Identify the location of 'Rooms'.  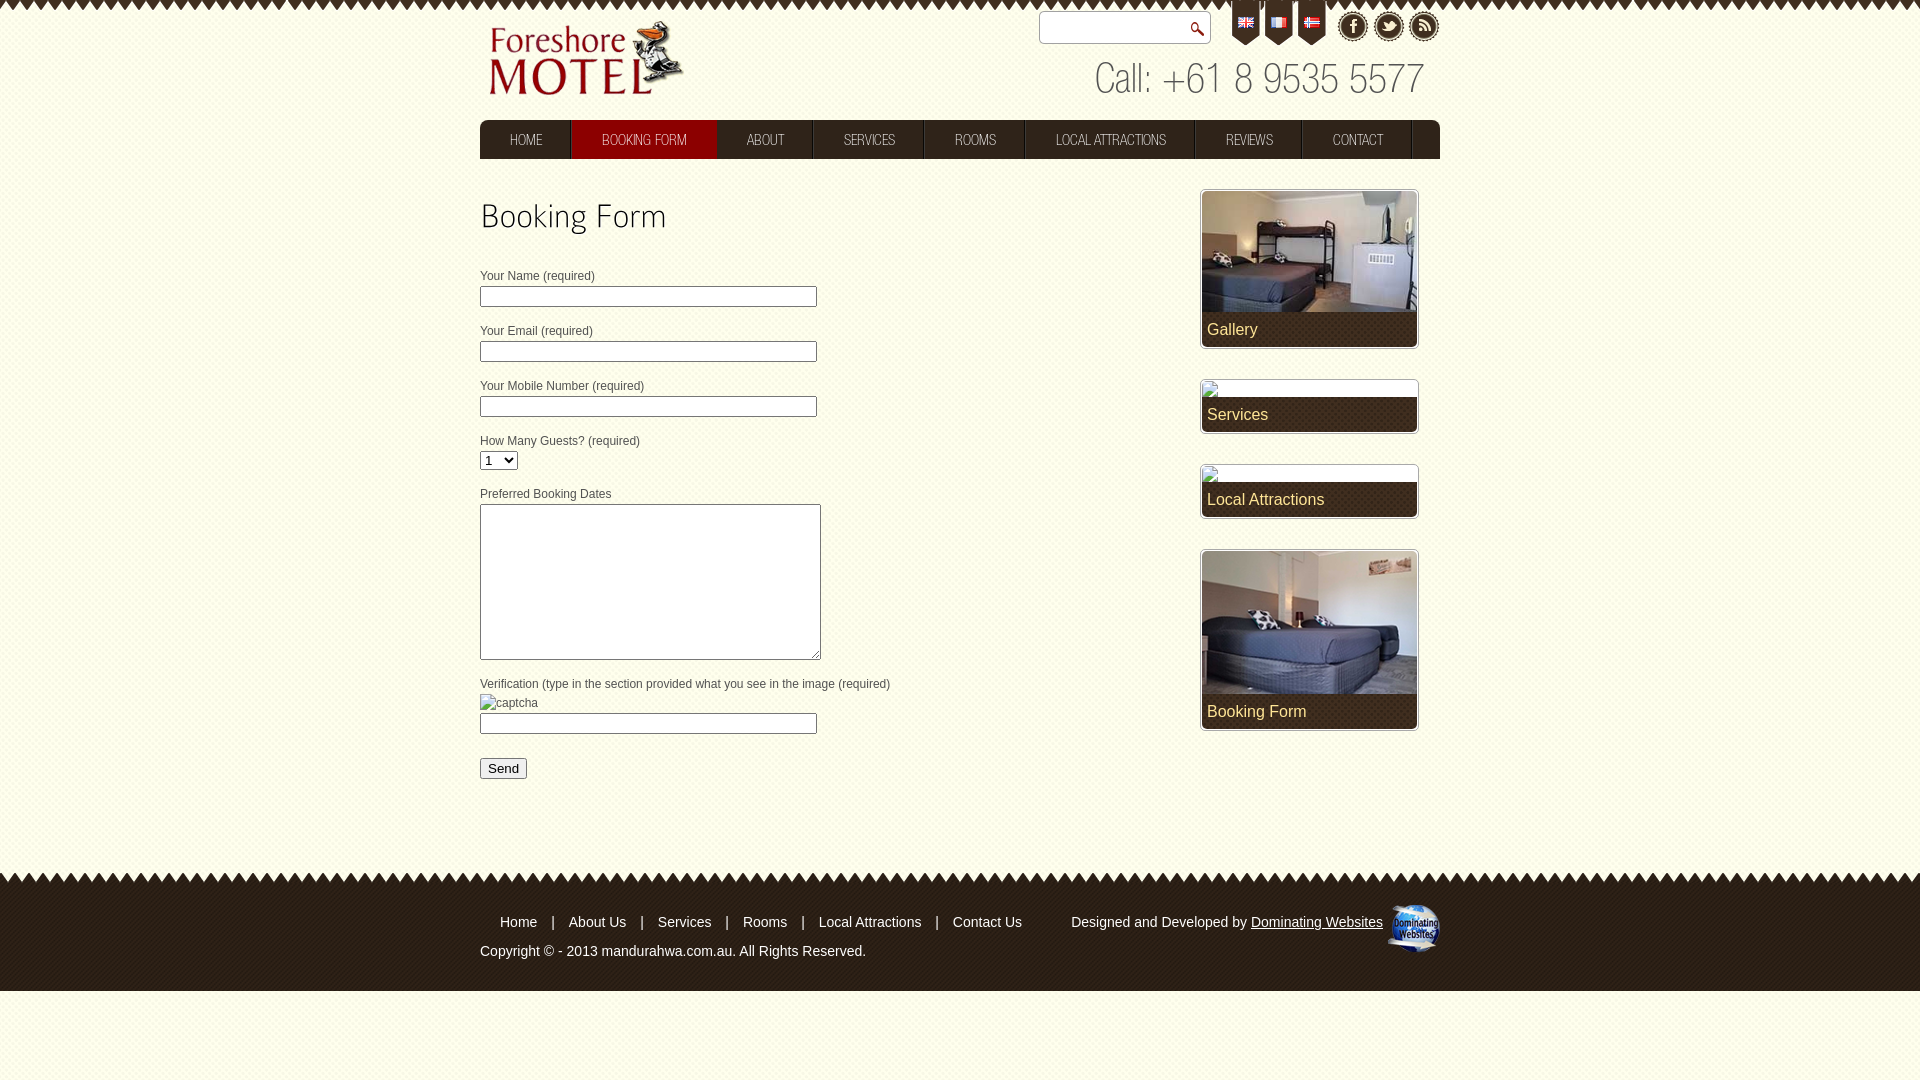
(763, 921).